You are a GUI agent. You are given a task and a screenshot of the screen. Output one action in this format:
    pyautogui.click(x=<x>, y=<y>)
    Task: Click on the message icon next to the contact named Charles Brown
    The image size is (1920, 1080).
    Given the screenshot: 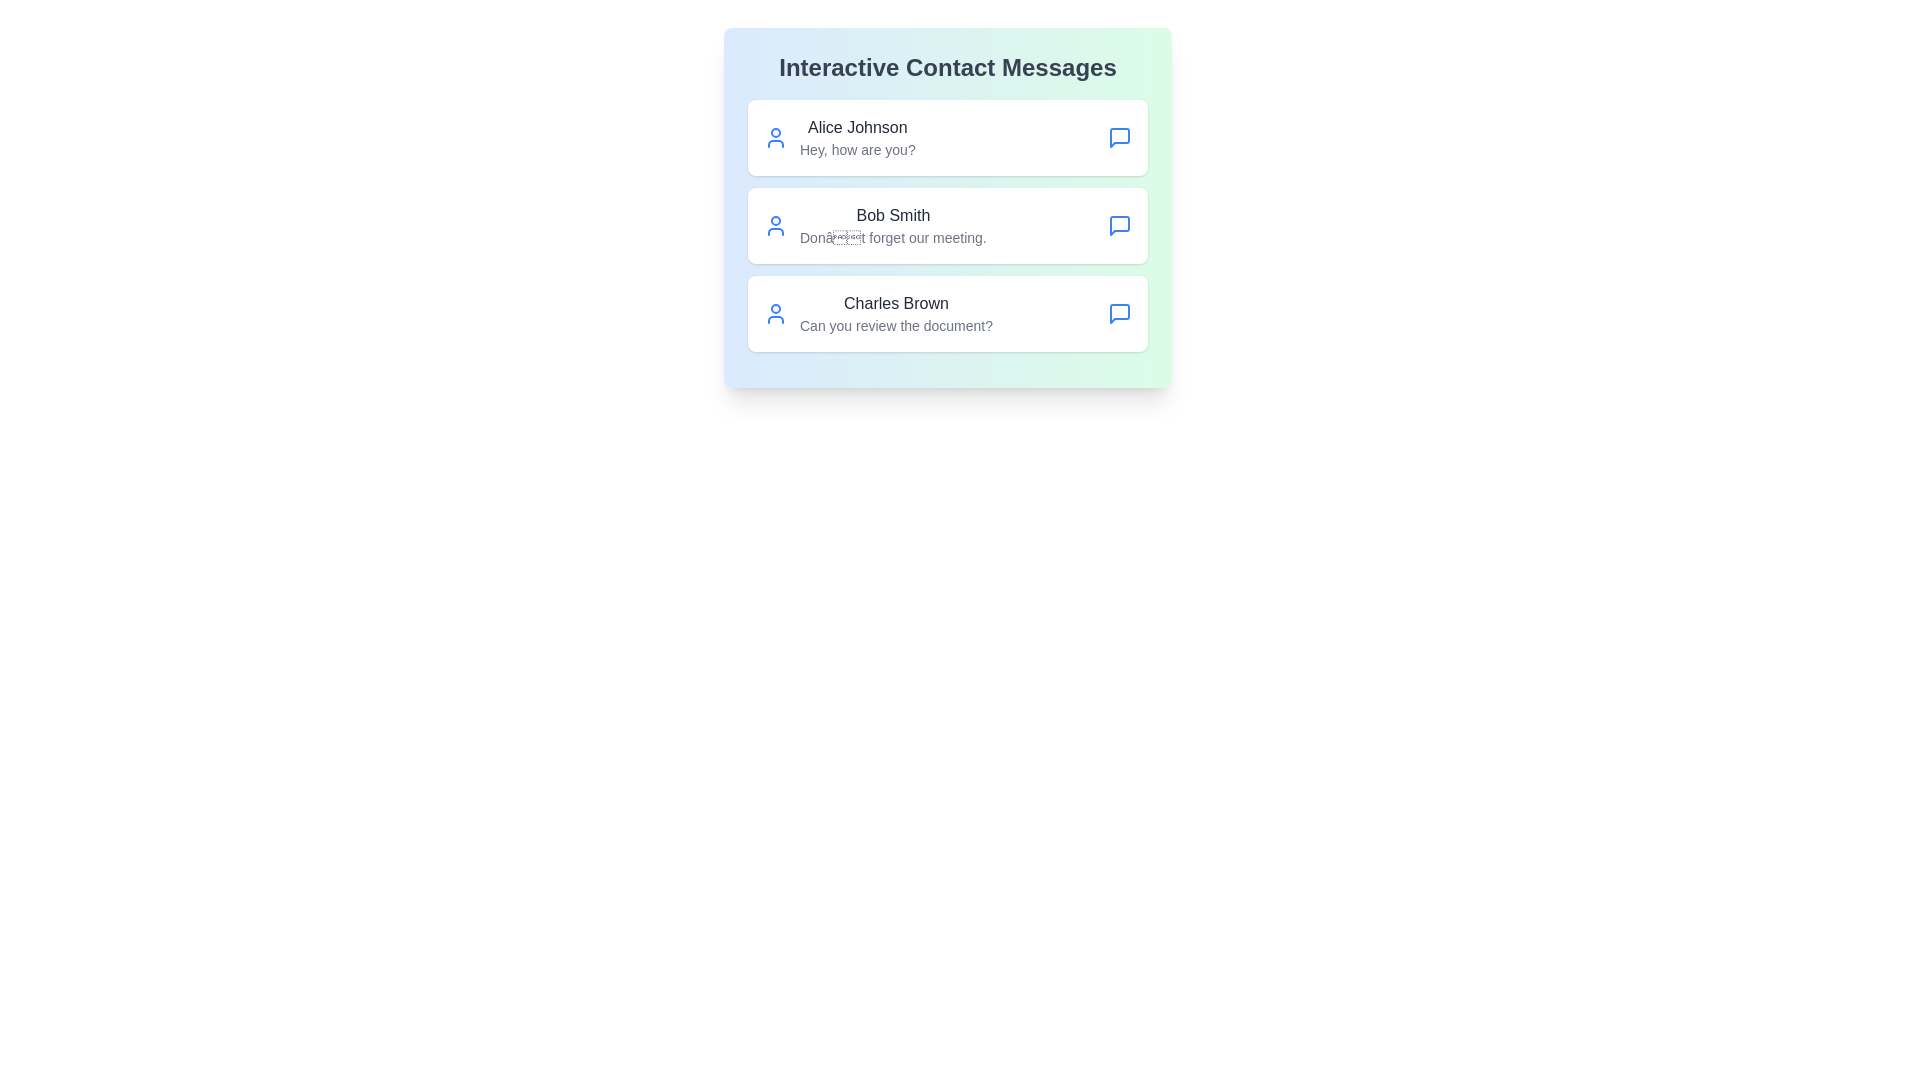 What is the action you would take?
    pyautogui.click(x=1118, y=313)
    